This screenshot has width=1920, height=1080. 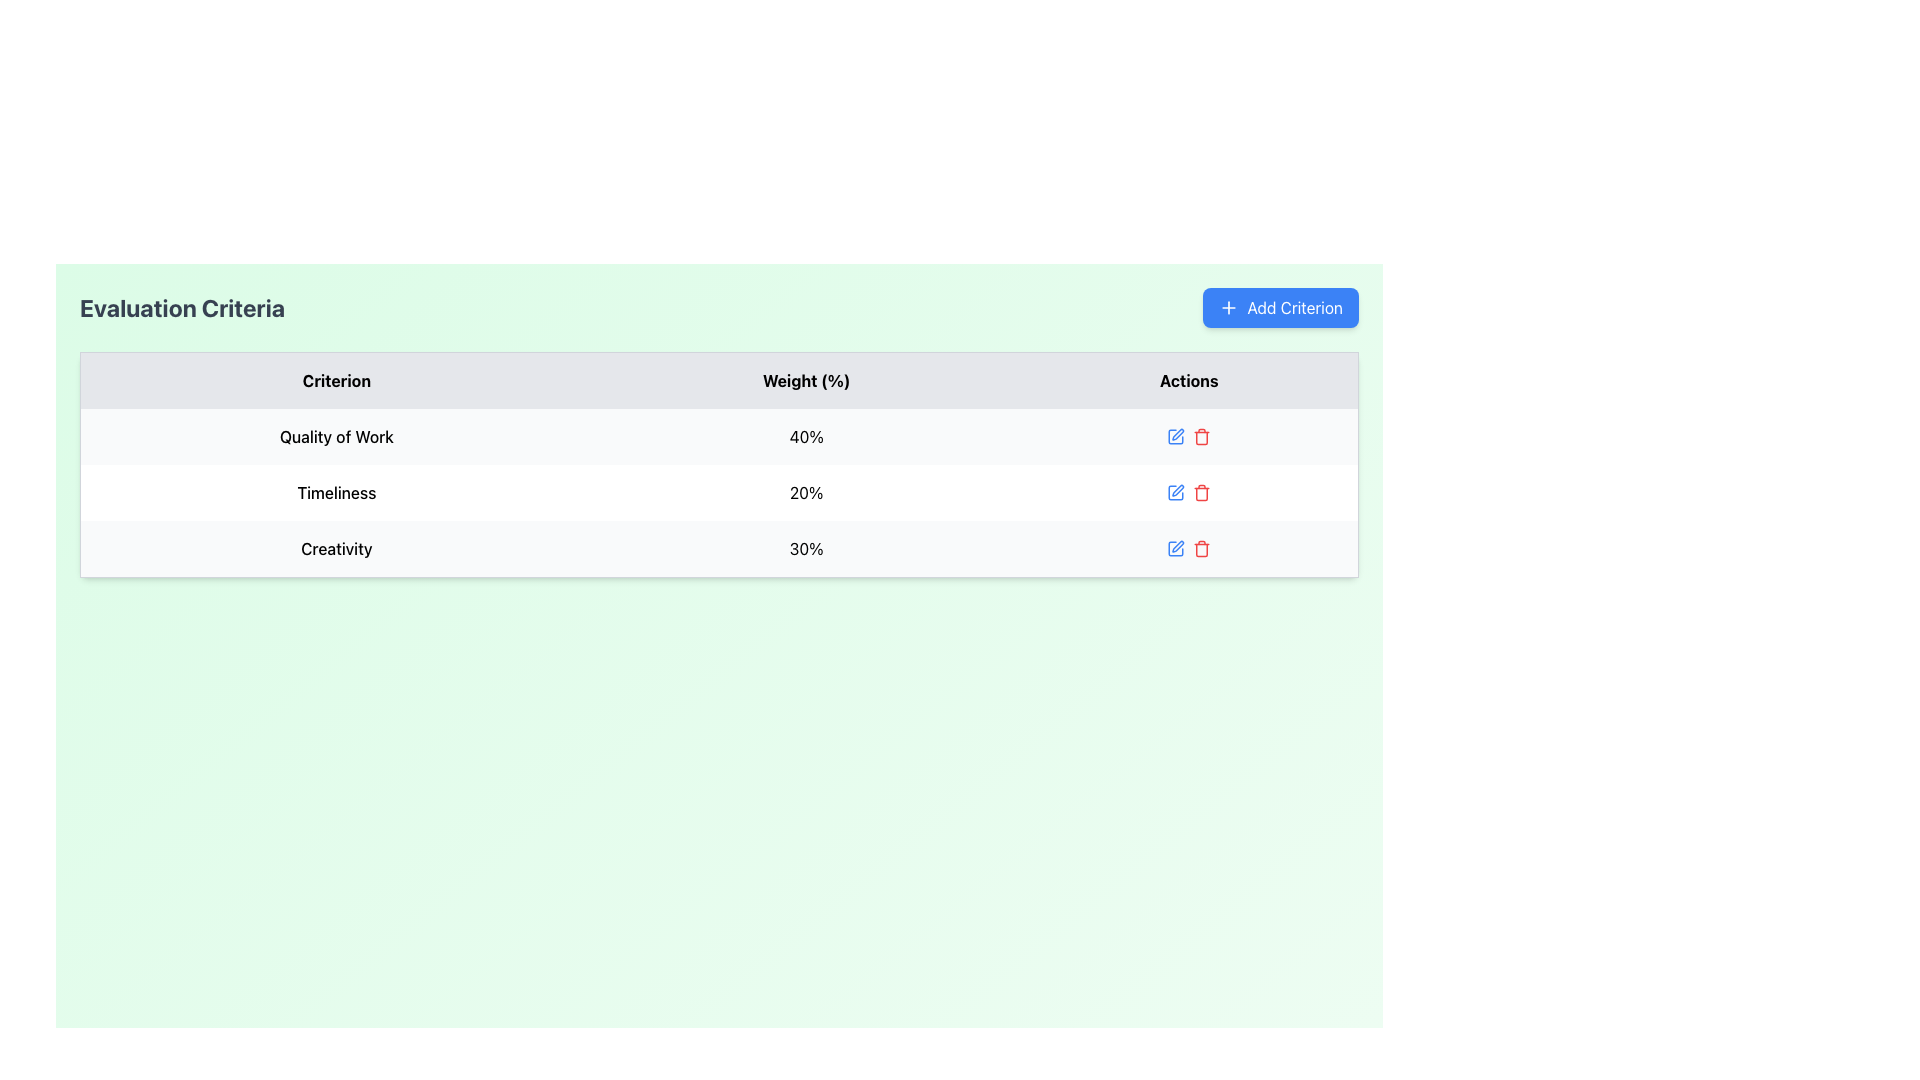 I want to click on the Text Label in the 'Criterion' column of the table that describes an evaluation criterion, positioned in the second row under the 'Evaluation Criteria' heading, so click(x=336, y=493).